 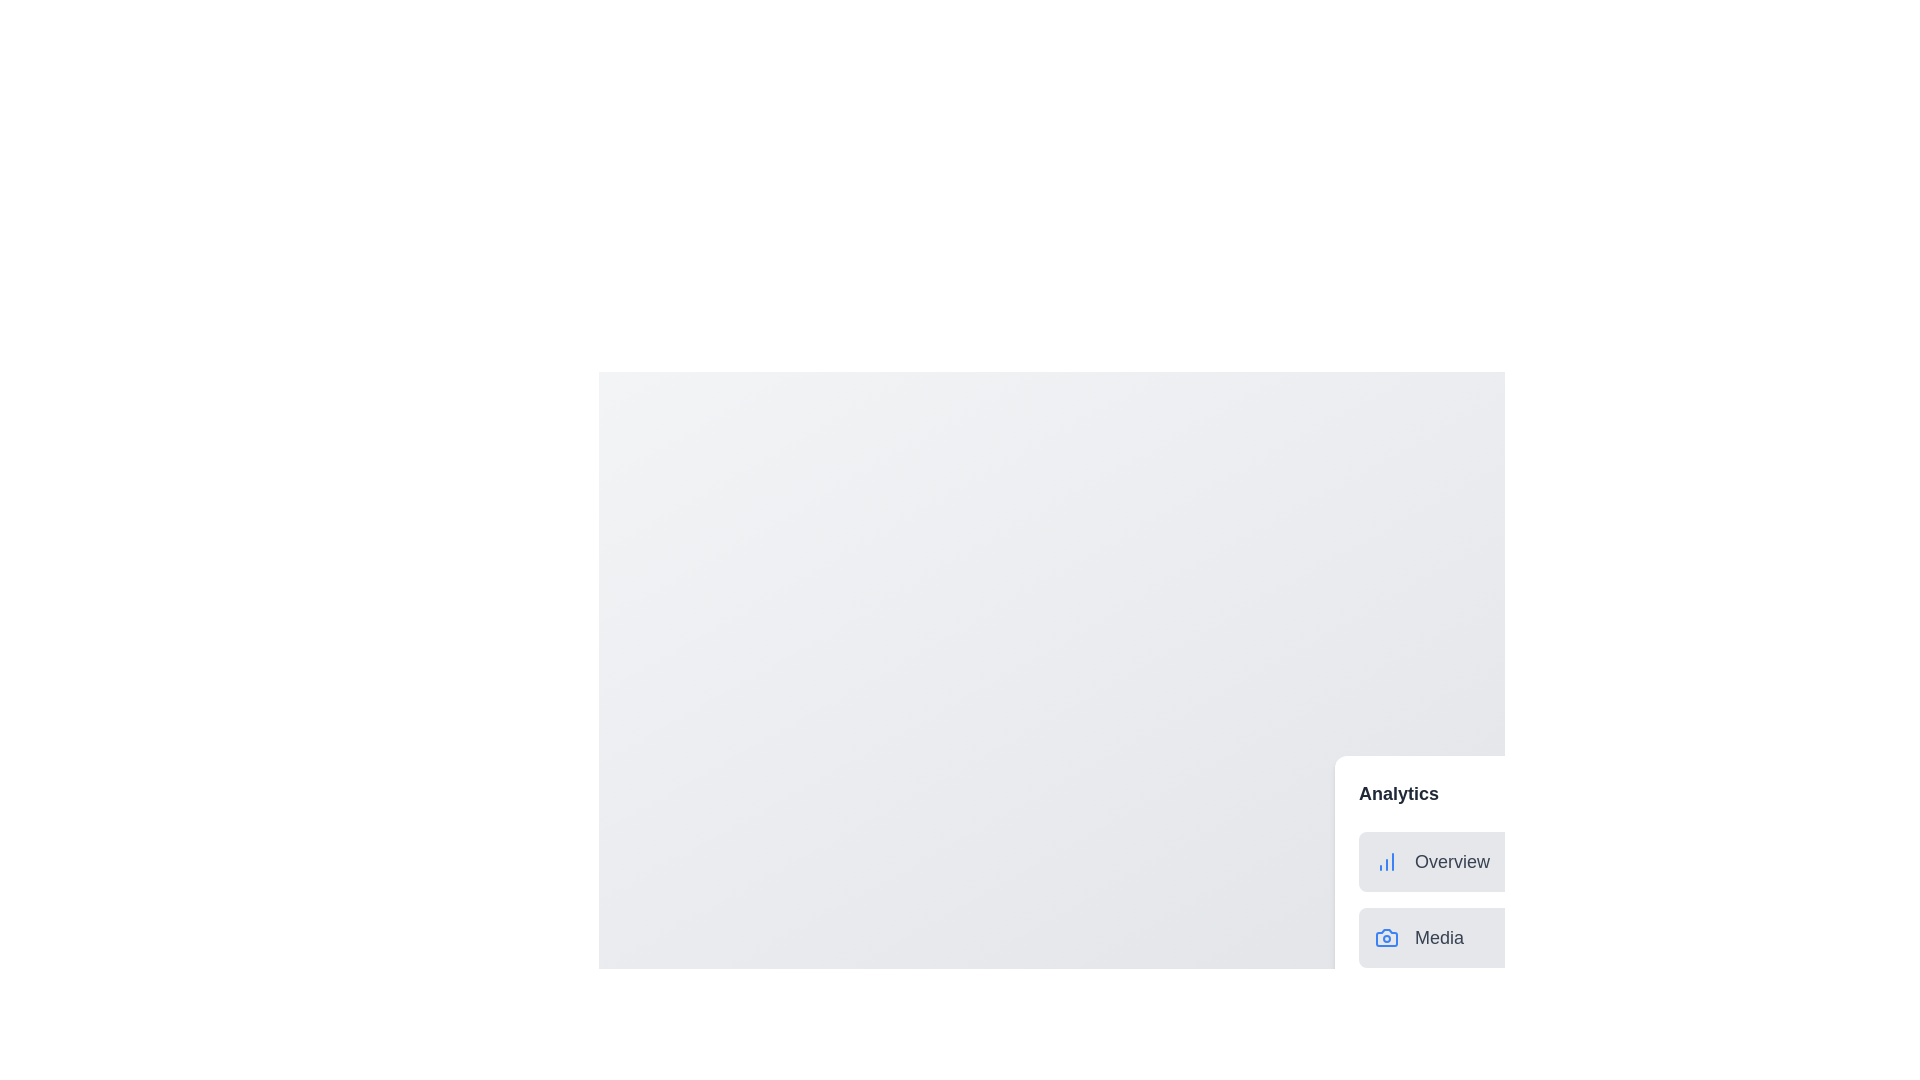 What do you see at coordinates (1414, 937) in the screenshot?
I see `the section titled Media` at bounding box center [1414, 937].